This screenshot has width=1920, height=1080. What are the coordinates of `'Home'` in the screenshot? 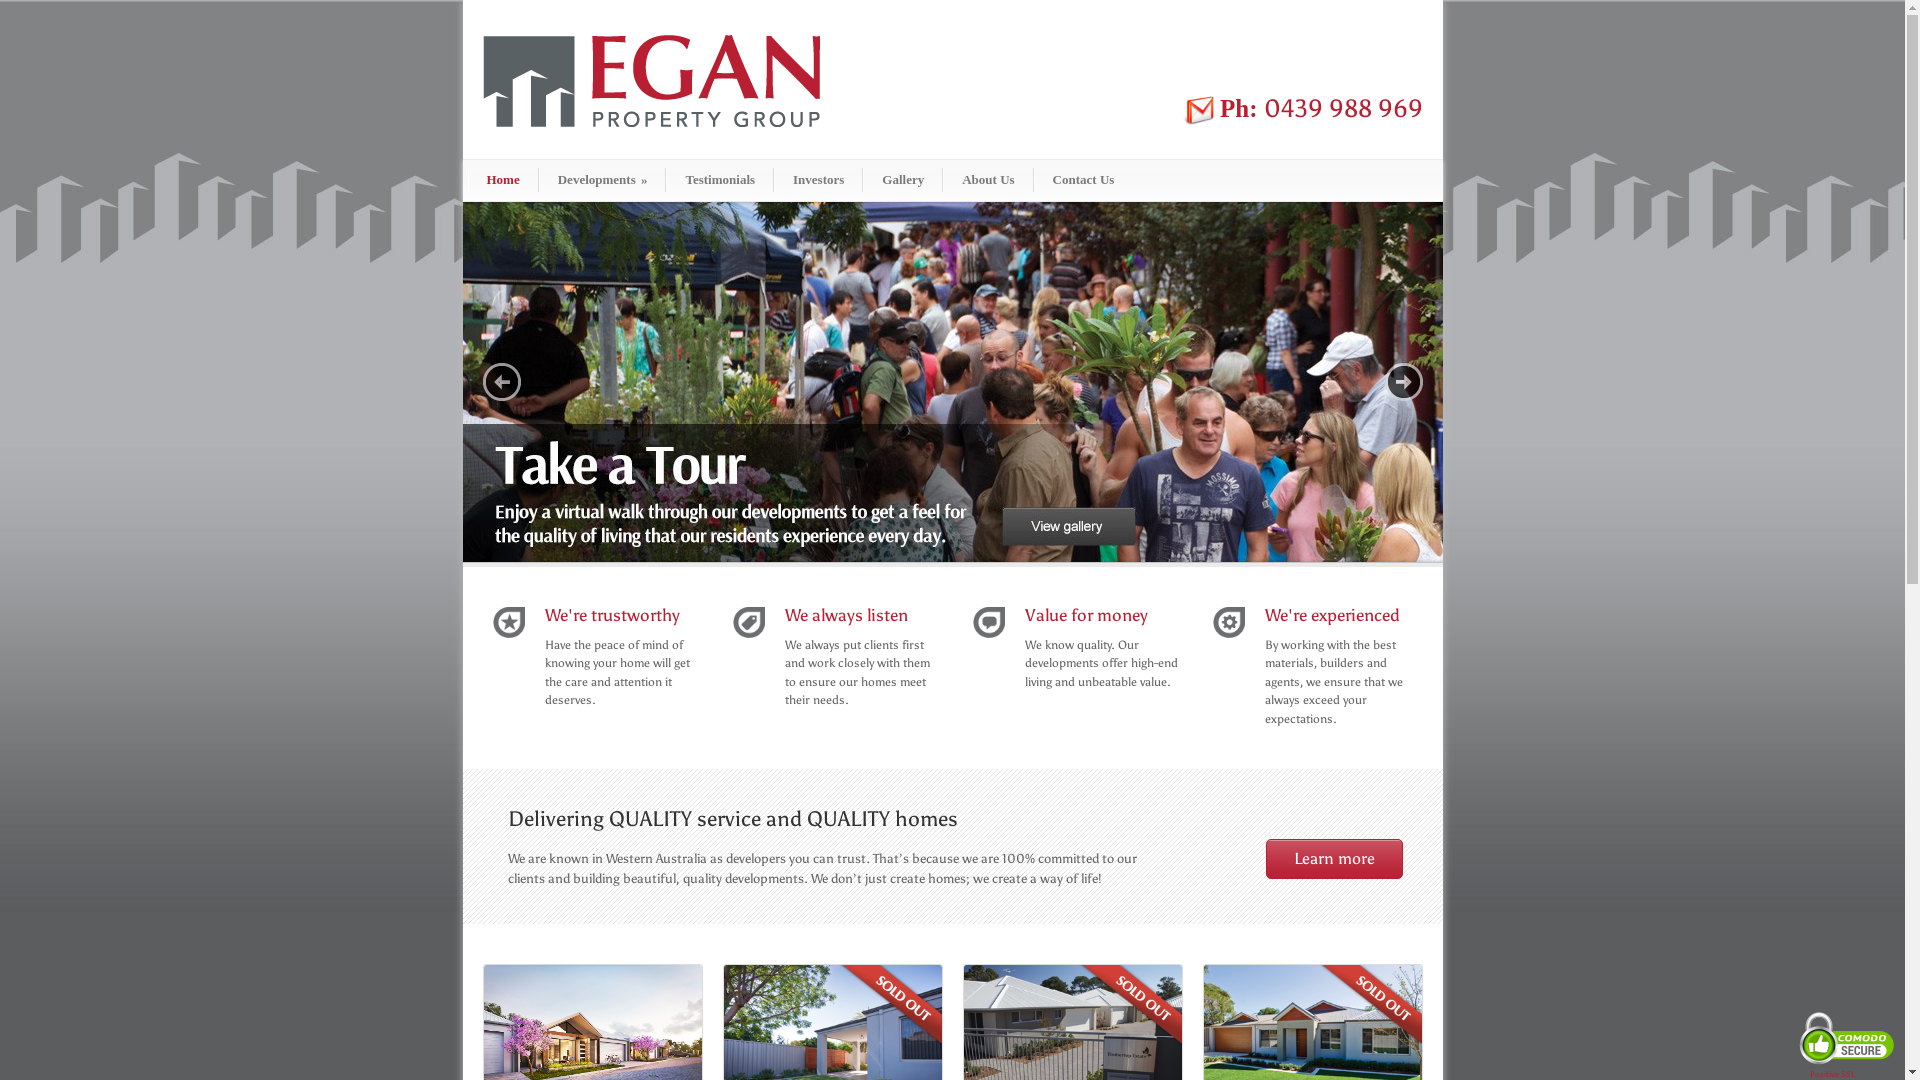 It's located at (503, 180).